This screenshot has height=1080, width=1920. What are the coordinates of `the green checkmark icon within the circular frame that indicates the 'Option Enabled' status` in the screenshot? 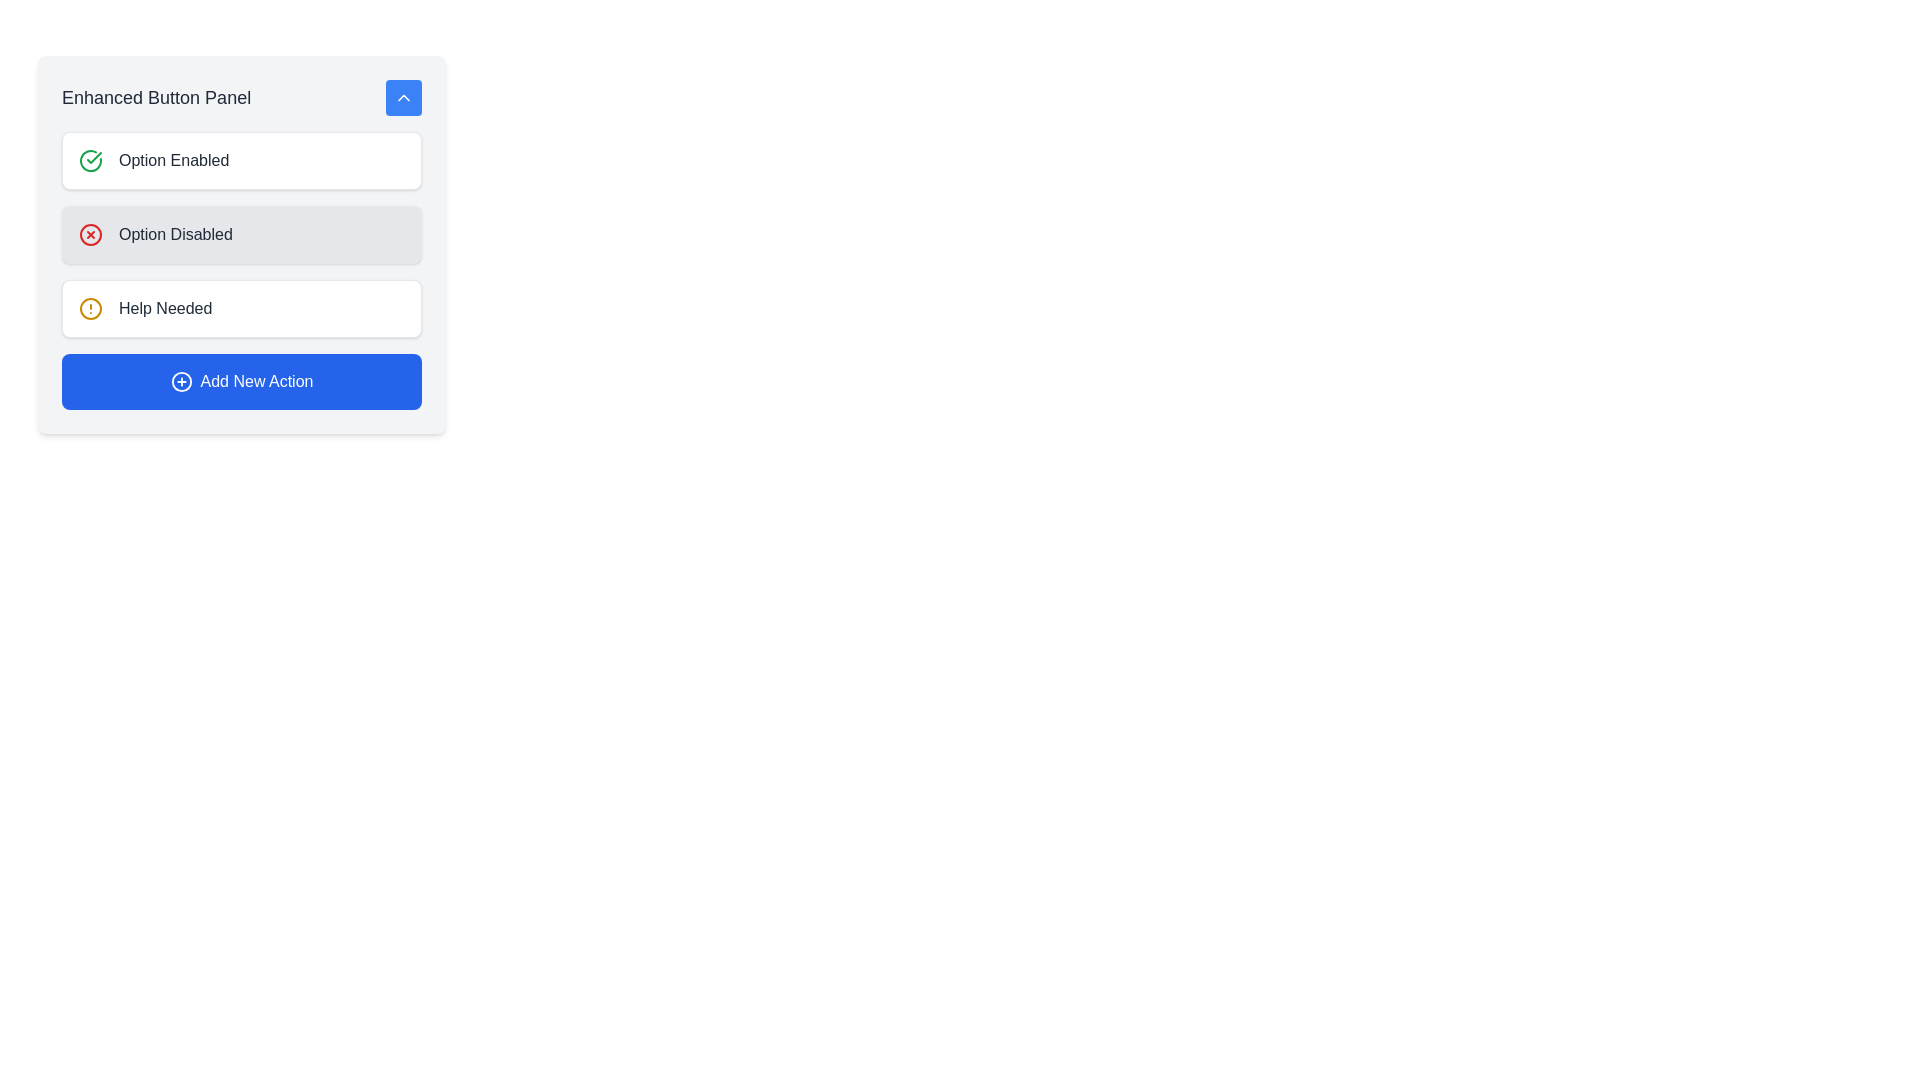 It's located at (93, 157).